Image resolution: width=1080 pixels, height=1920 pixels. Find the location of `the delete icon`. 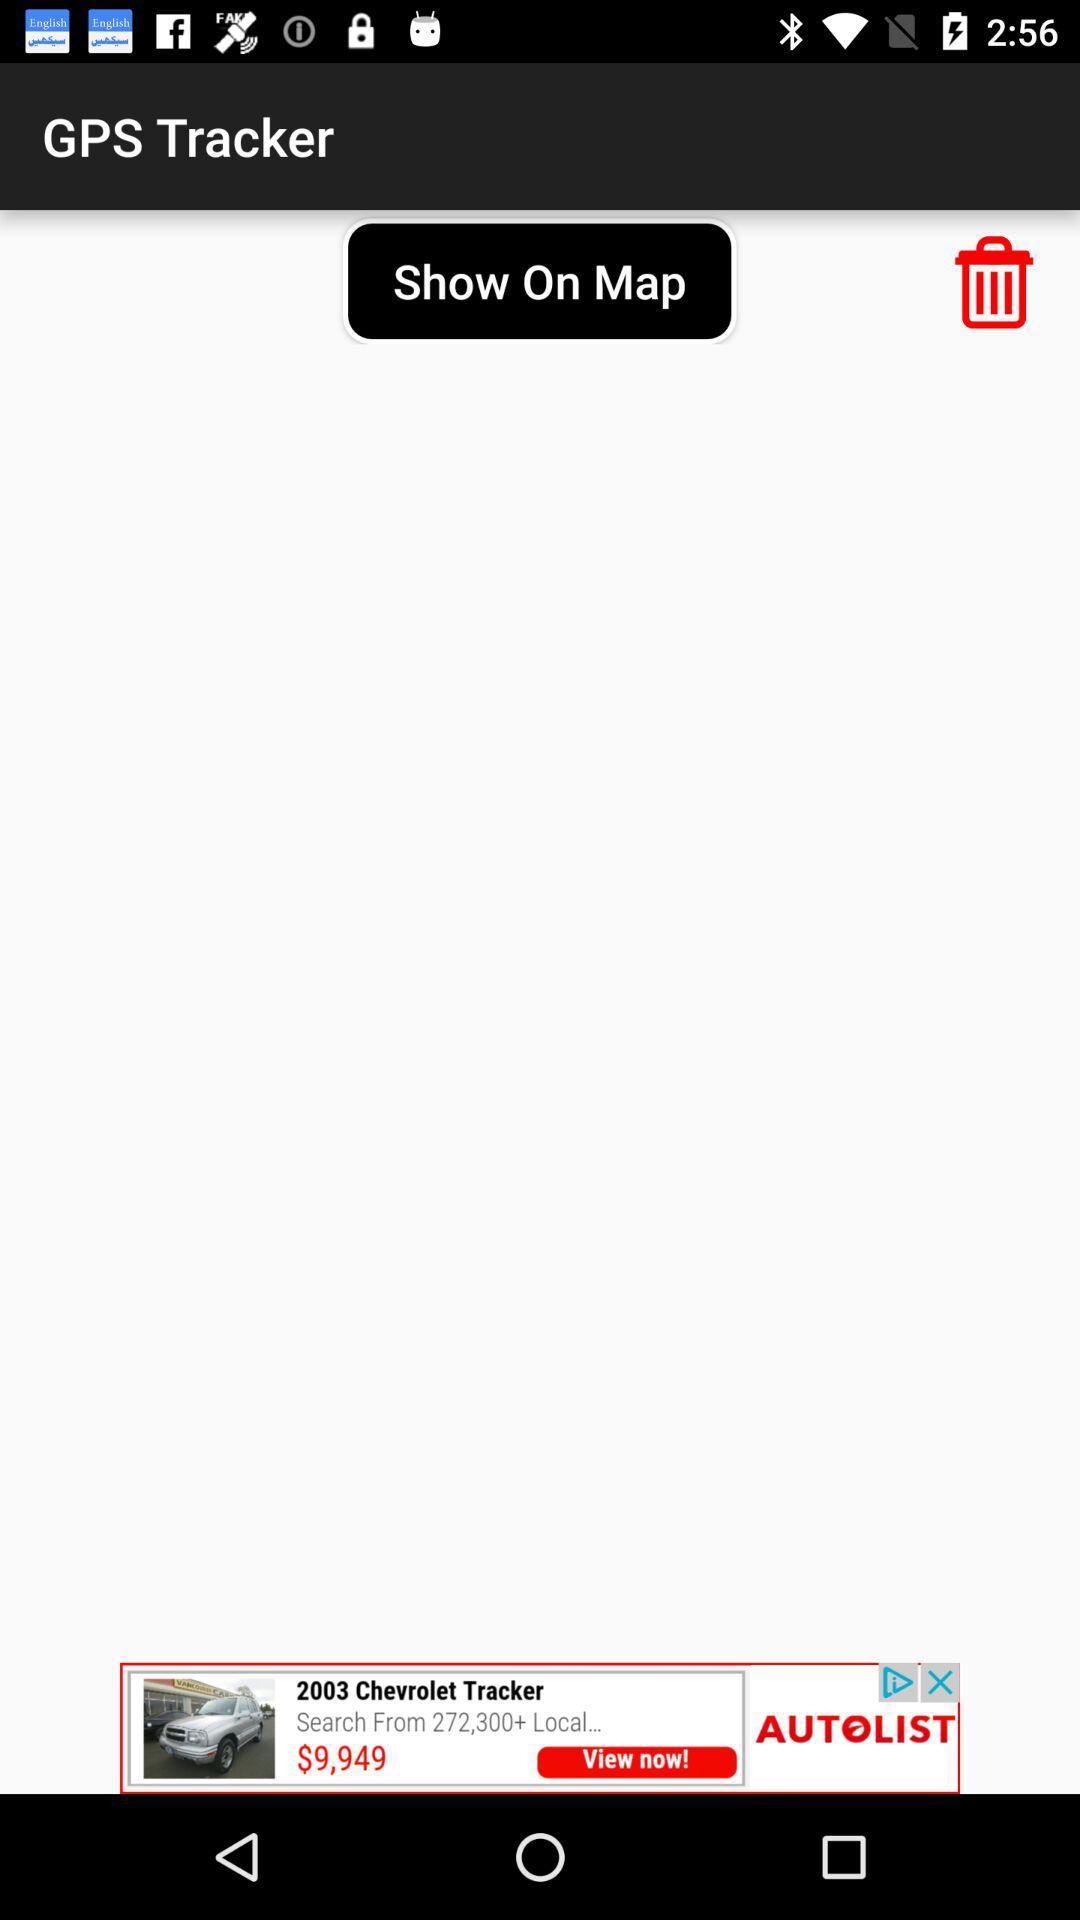

the delete icon is located at coordinates (994, 281).